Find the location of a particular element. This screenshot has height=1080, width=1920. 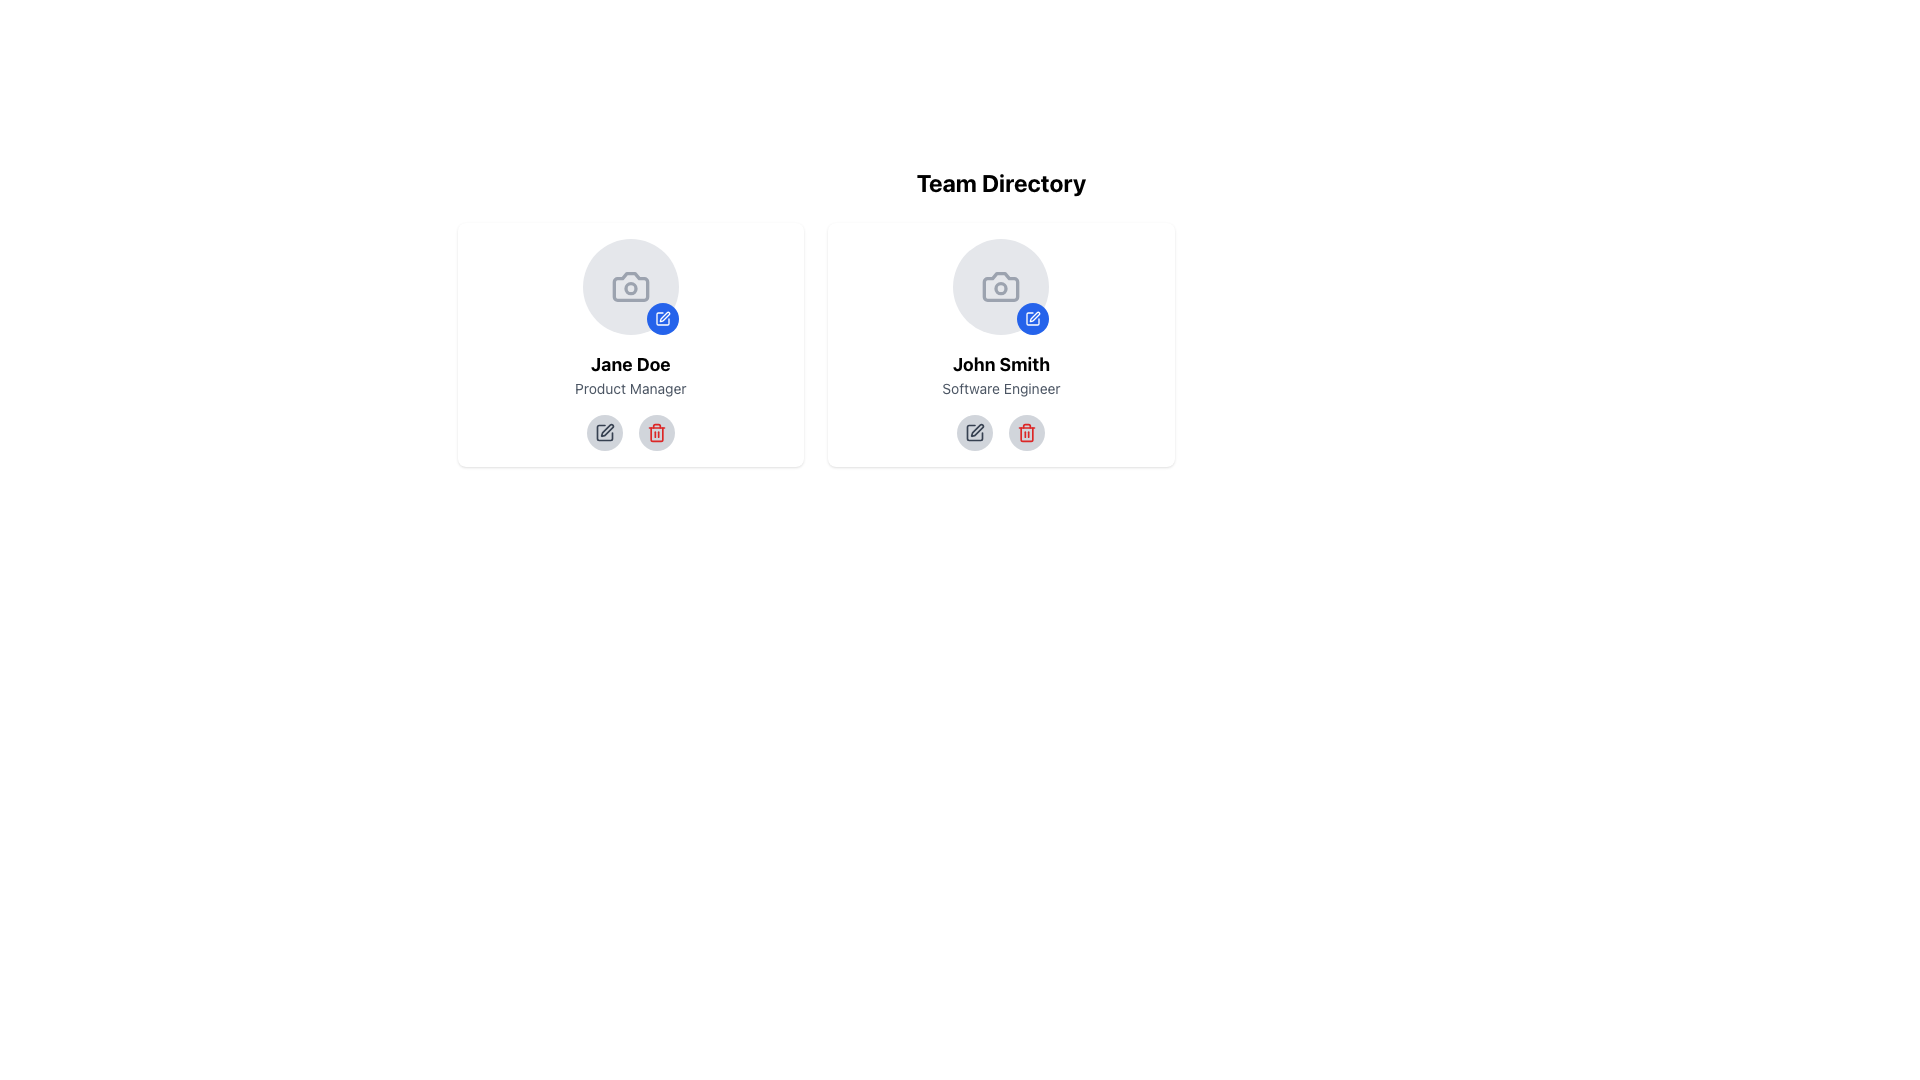

the edit icon located within Jane Doe's profile card, positioned near the profile photo's image placeholder is located at coordinates (664, 315).